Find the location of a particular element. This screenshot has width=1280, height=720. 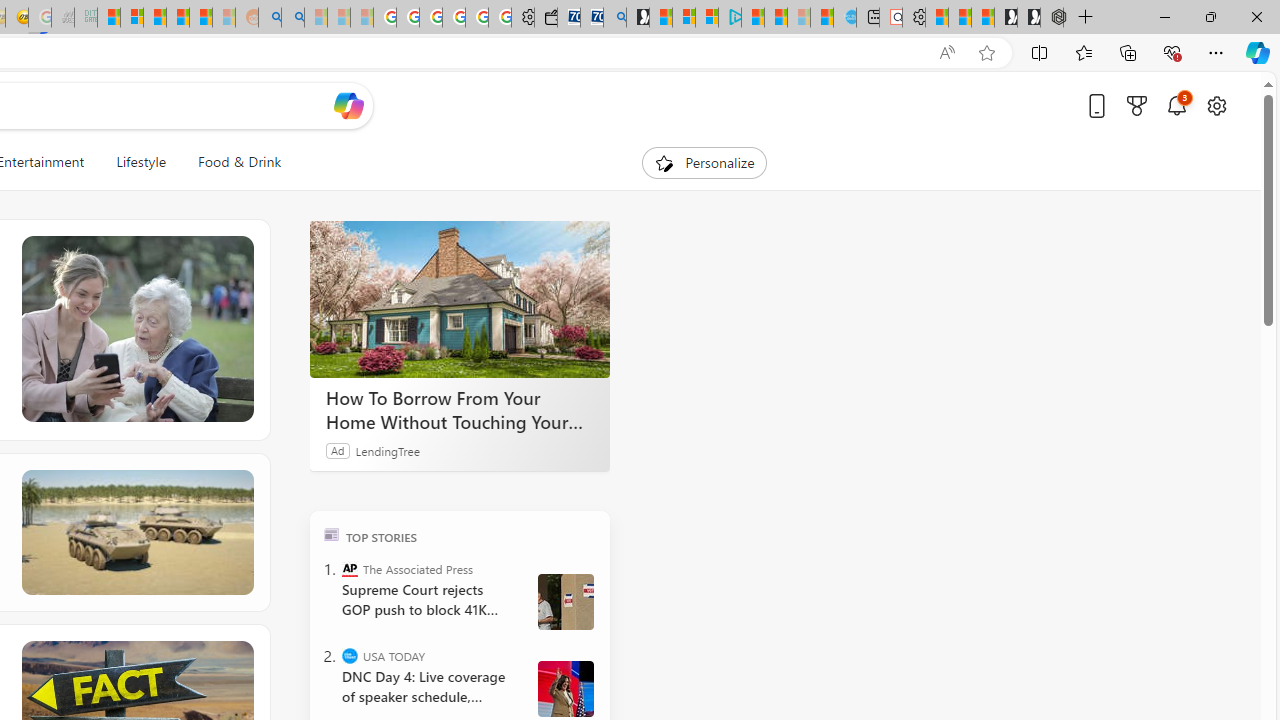

'Wallet' is located at coordinates (545, 17).